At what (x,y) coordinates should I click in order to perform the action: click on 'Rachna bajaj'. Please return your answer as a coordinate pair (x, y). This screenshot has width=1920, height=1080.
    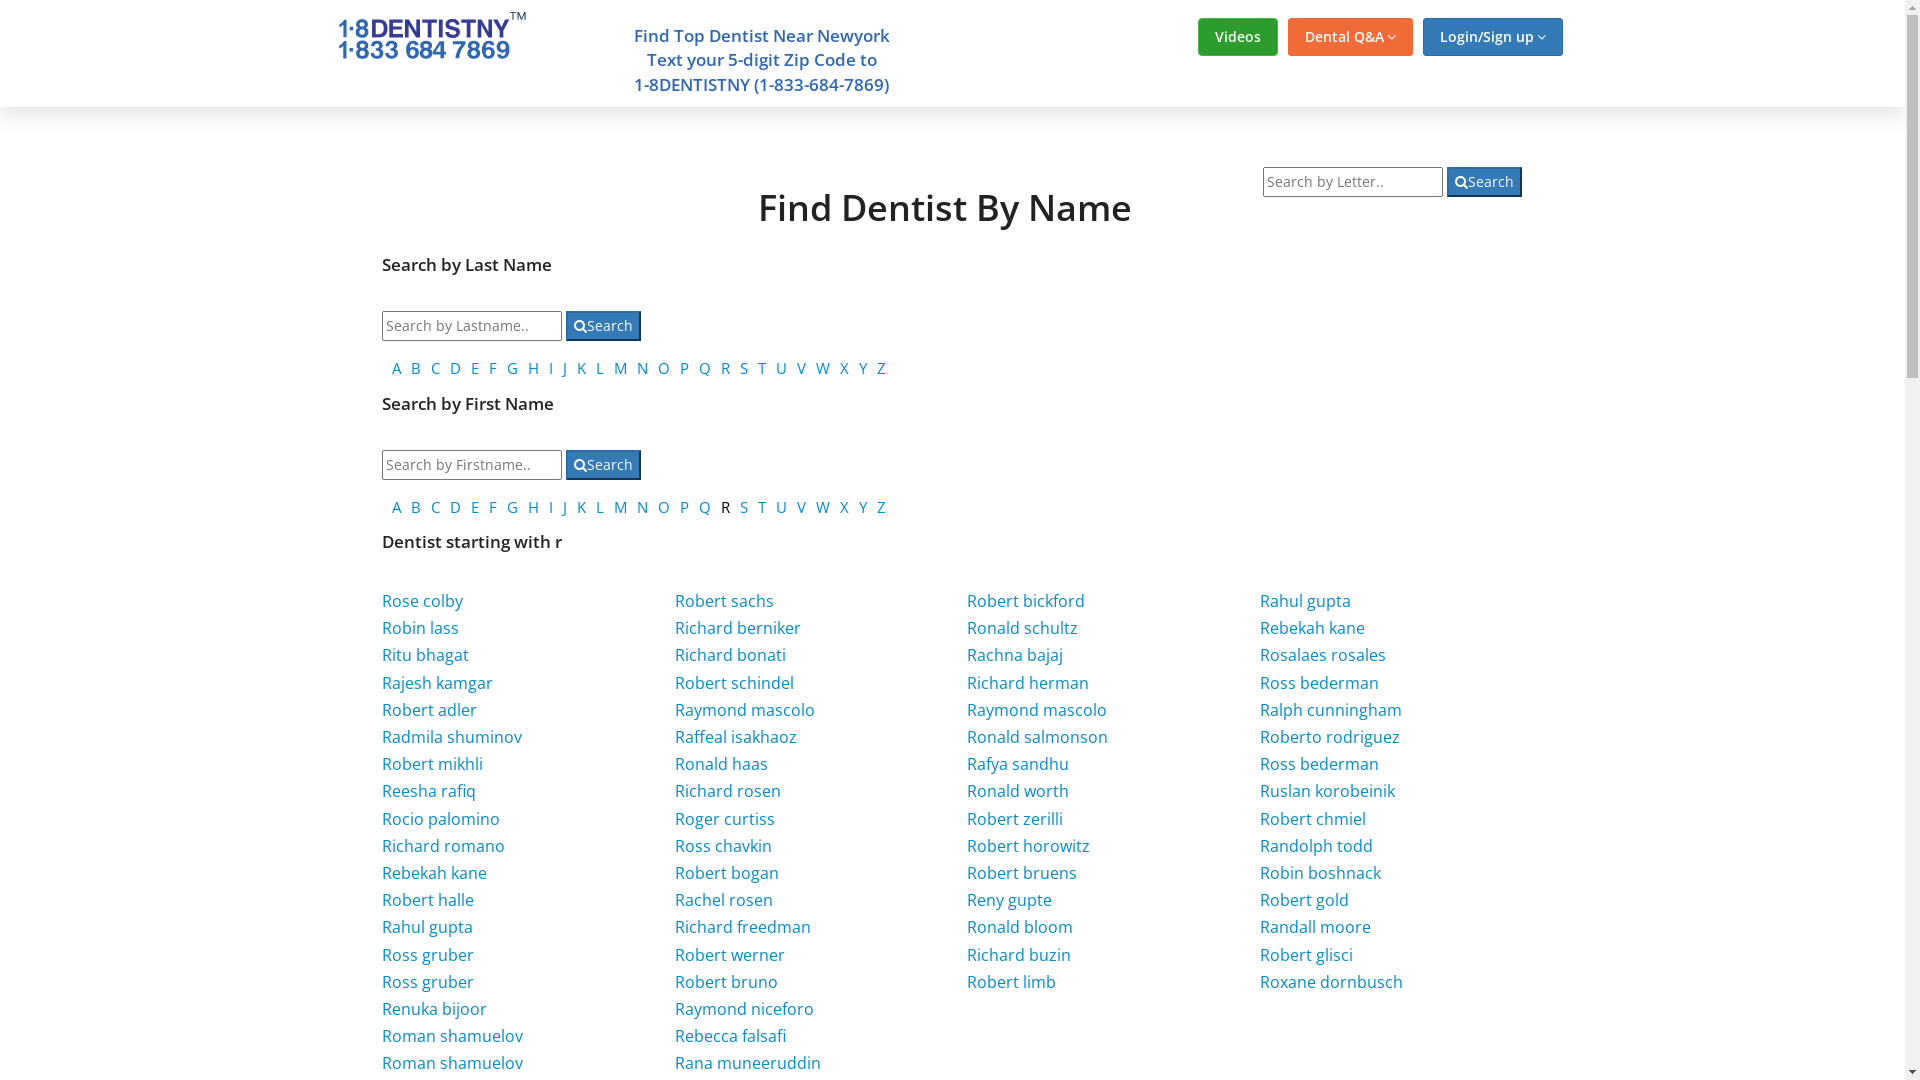
    Looking at the image, I should click on (1014, 655).